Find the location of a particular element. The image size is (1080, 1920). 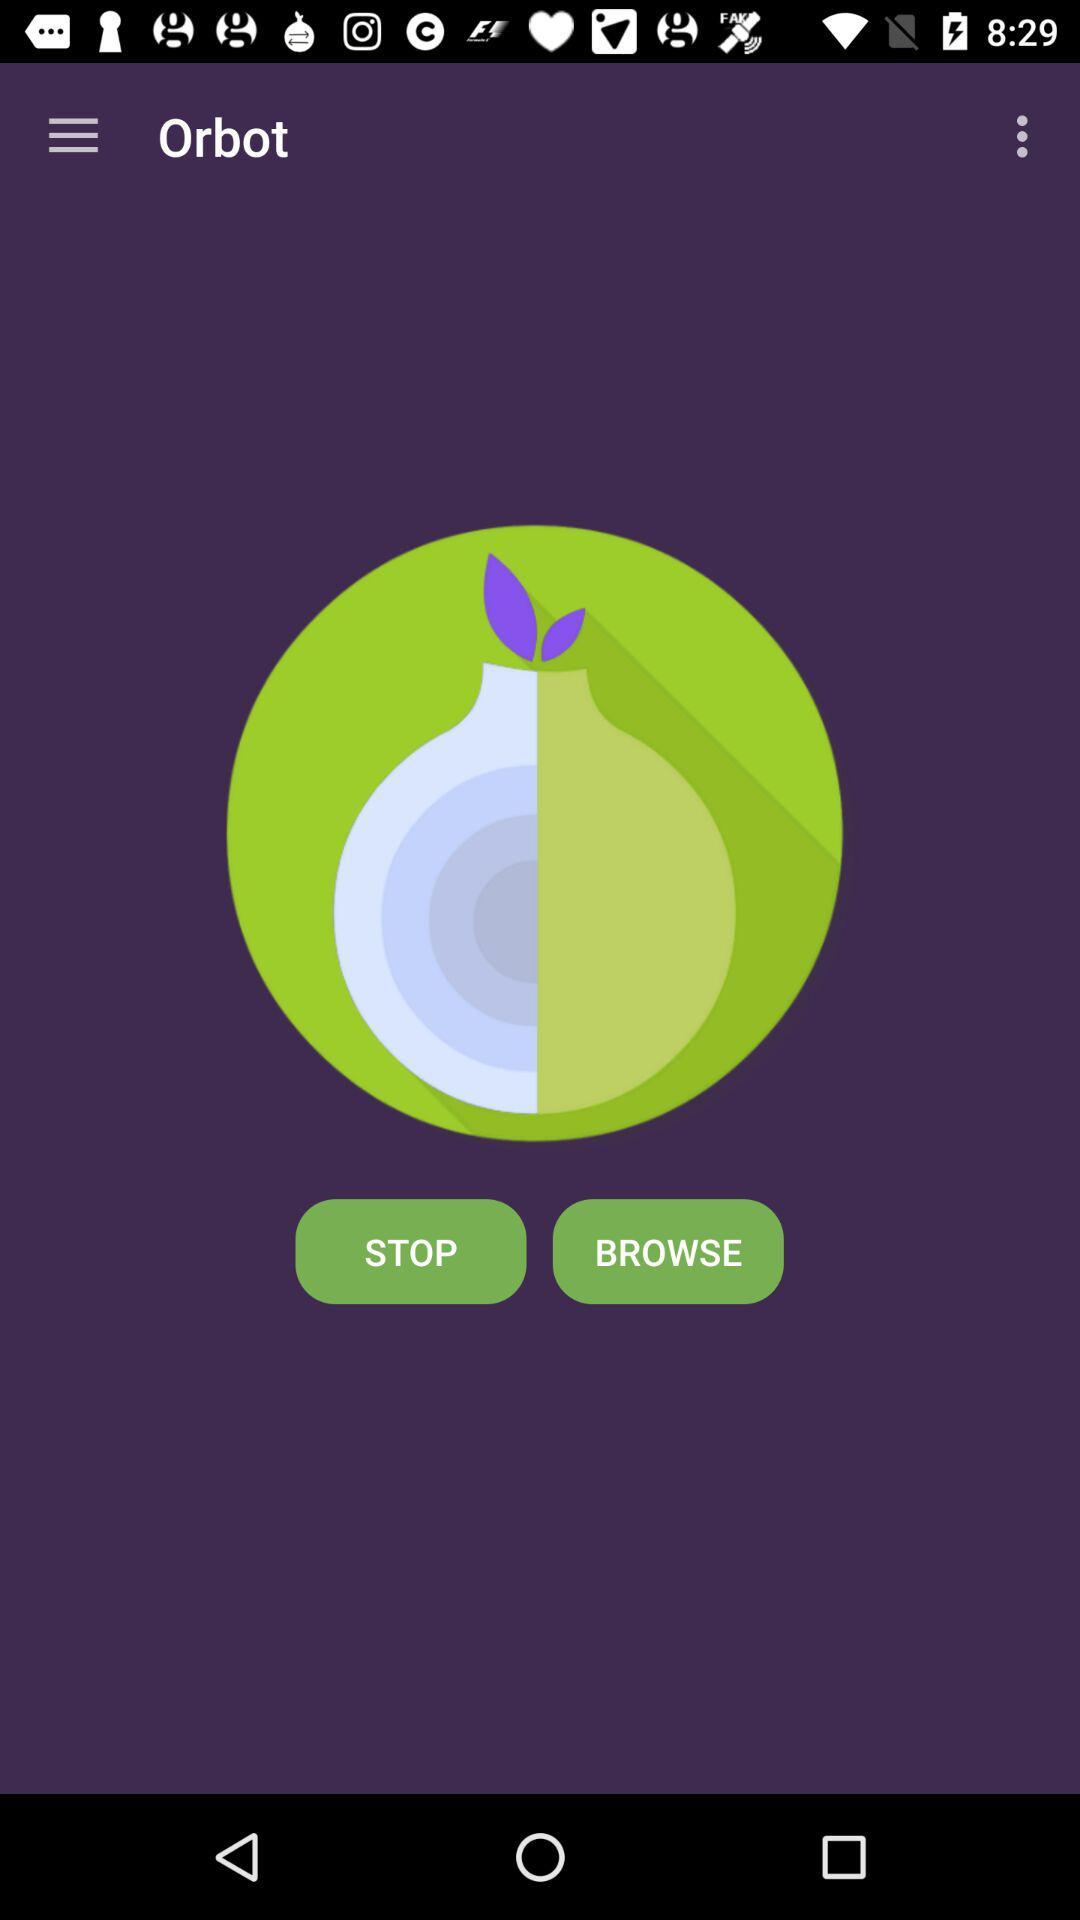

the item next to the browse is located at coordinates (410, 1250).